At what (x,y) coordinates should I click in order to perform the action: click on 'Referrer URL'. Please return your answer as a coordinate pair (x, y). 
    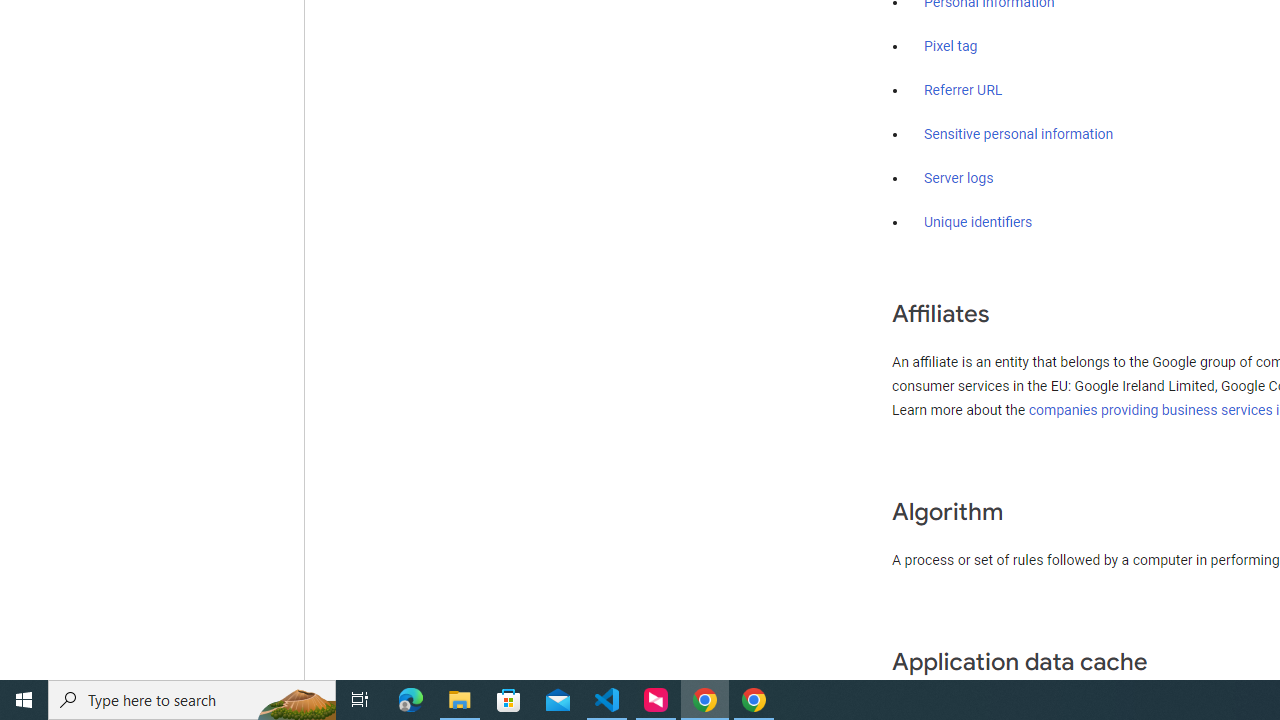
    Looking at the image, I should click on (963, 91).